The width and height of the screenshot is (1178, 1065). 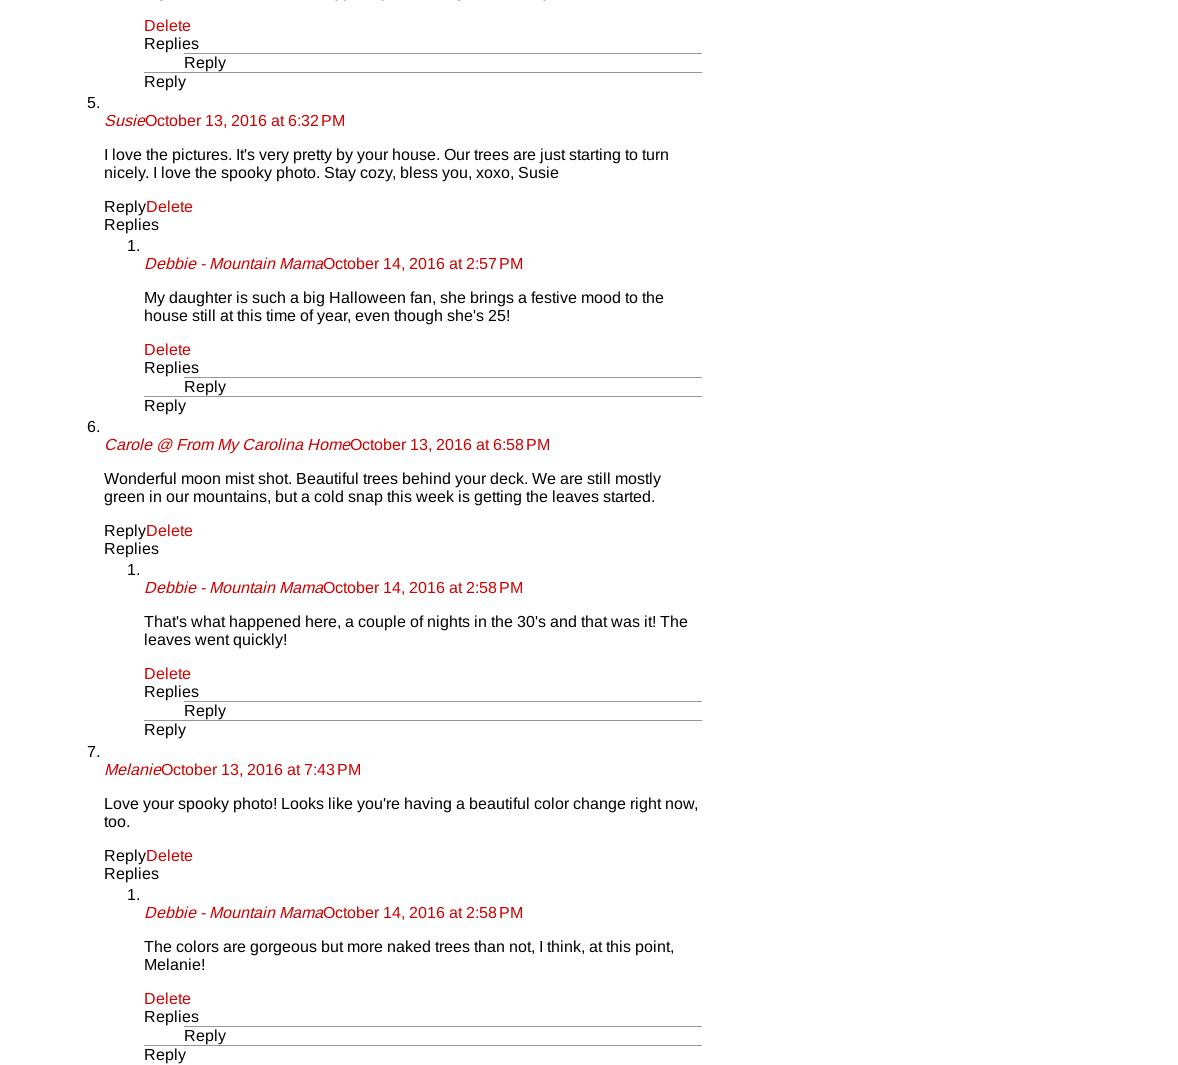 What do you see at coordinates (382, 486) in the screenshot?
I see `'Wonderful moon mist shot.  Beautiful trees behind your deck.  We are still mostly green in our mountains, but a cold snap this week is getting the leaves started.'` at bounding box center [382, 486].